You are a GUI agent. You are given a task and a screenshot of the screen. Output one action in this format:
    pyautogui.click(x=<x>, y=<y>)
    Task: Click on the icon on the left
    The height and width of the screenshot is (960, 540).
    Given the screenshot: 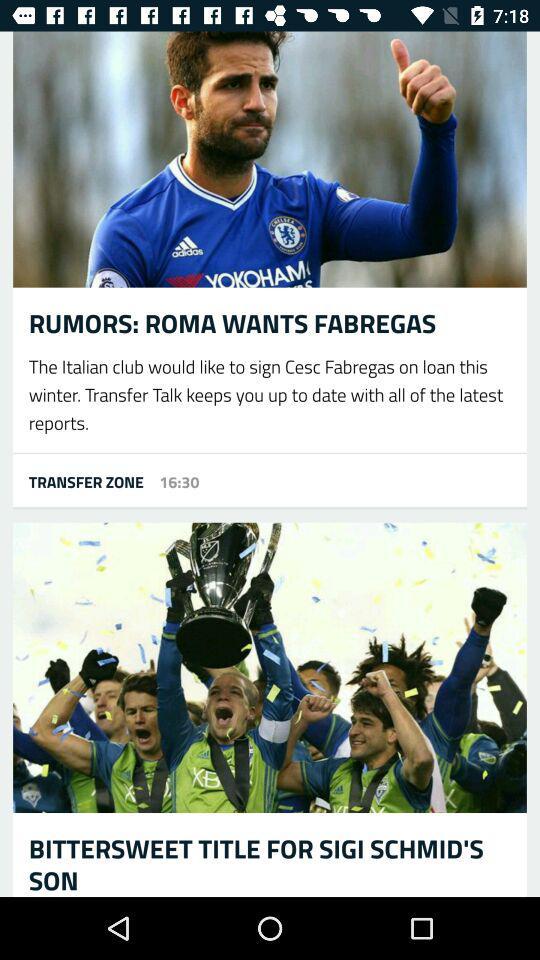 What is the action you would take?
    pyautogui.click(x=77, y=480)
    